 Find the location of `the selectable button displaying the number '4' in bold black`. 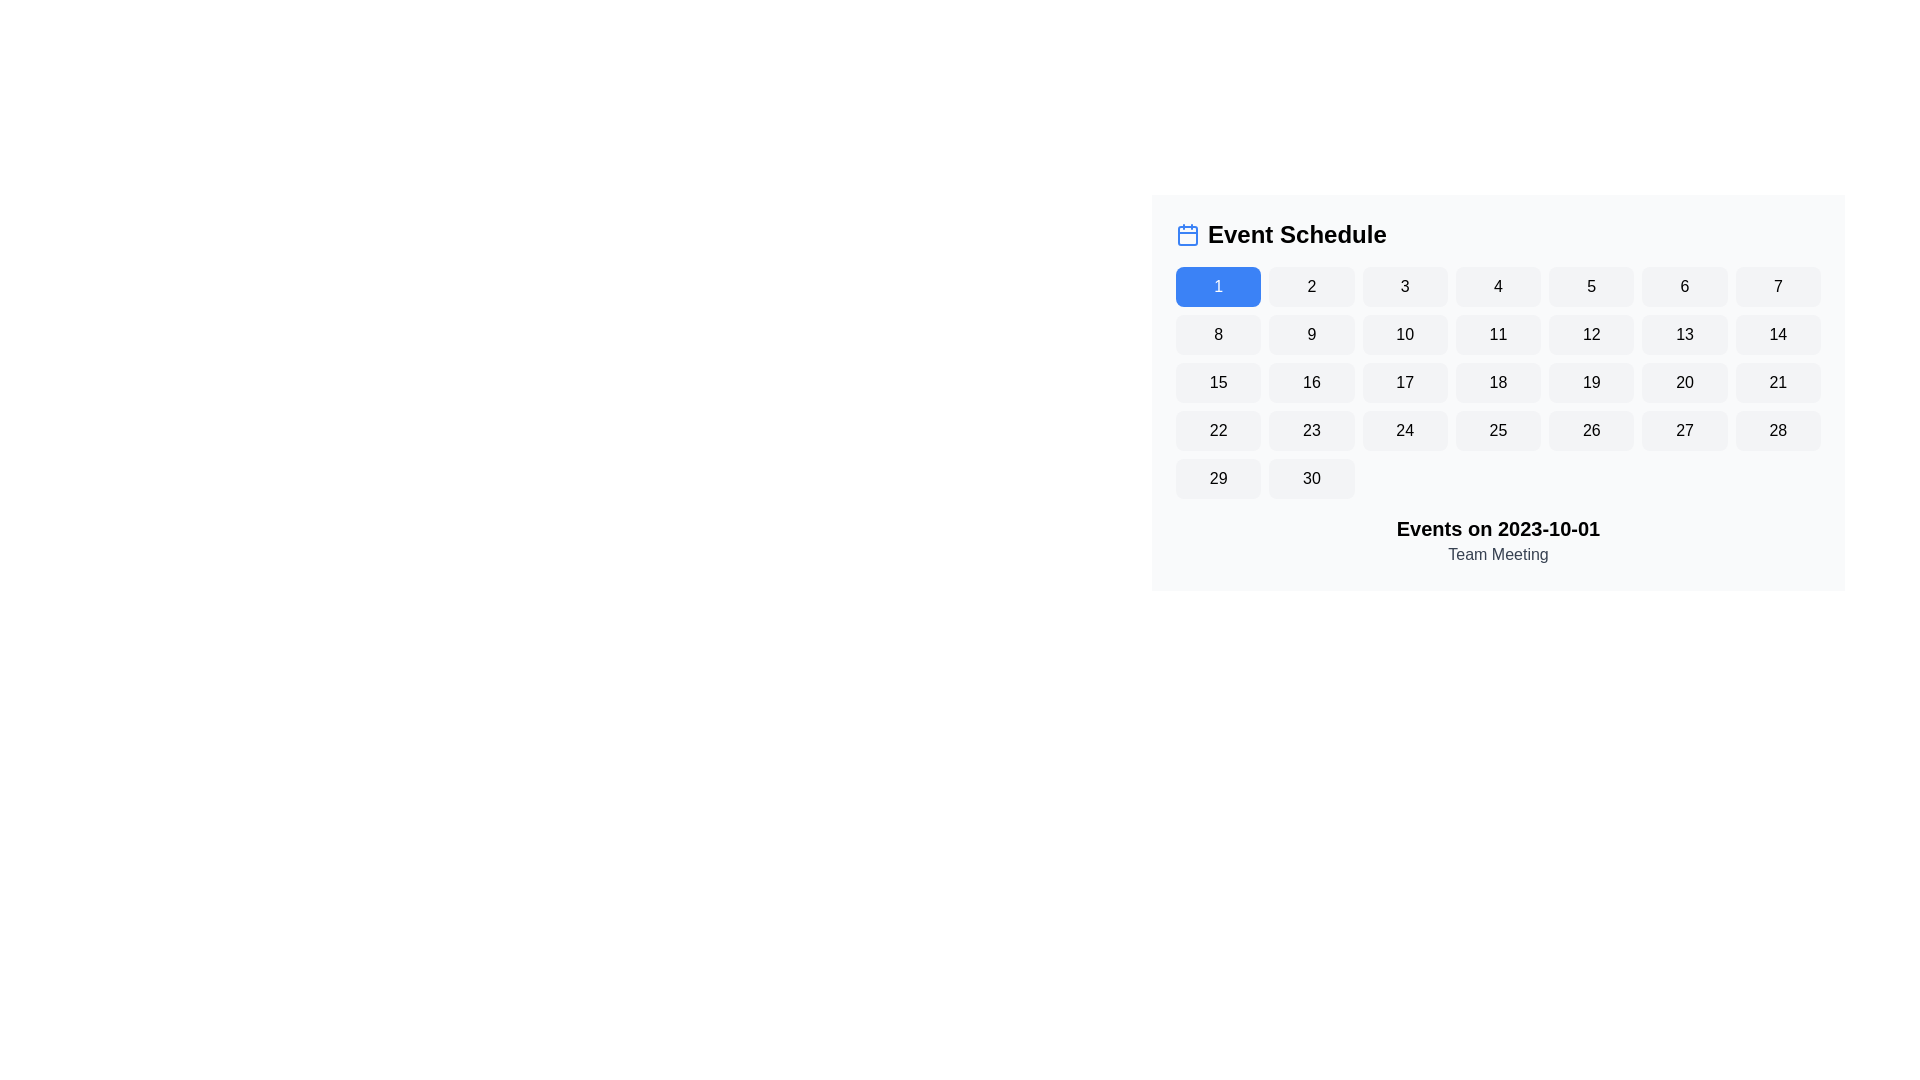

the selectable button displaying the number '4' in bold black is located at coordinates (1498, 286).